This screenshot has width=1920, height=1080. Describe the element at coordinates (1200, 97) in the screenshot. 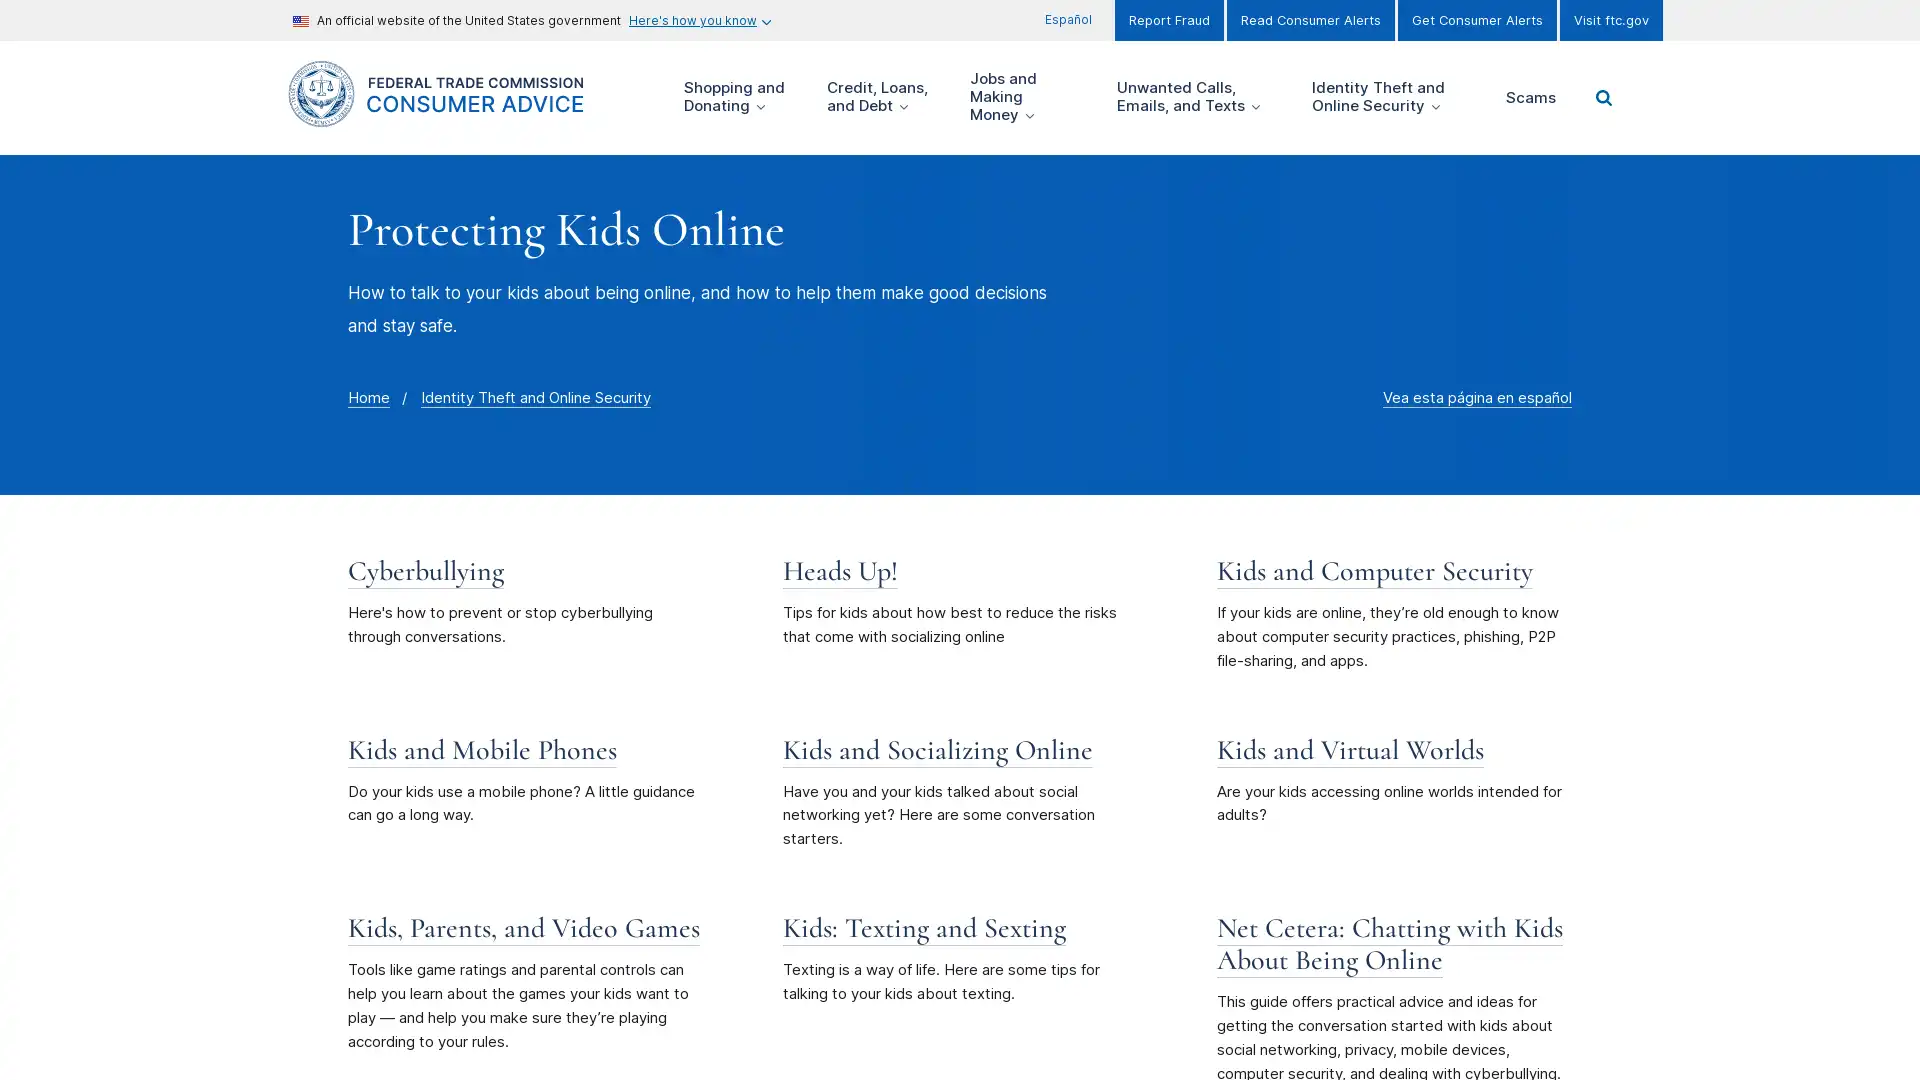

I see `Show/hide Unwanted Calls, Emails, and Texts menu items` at that location.